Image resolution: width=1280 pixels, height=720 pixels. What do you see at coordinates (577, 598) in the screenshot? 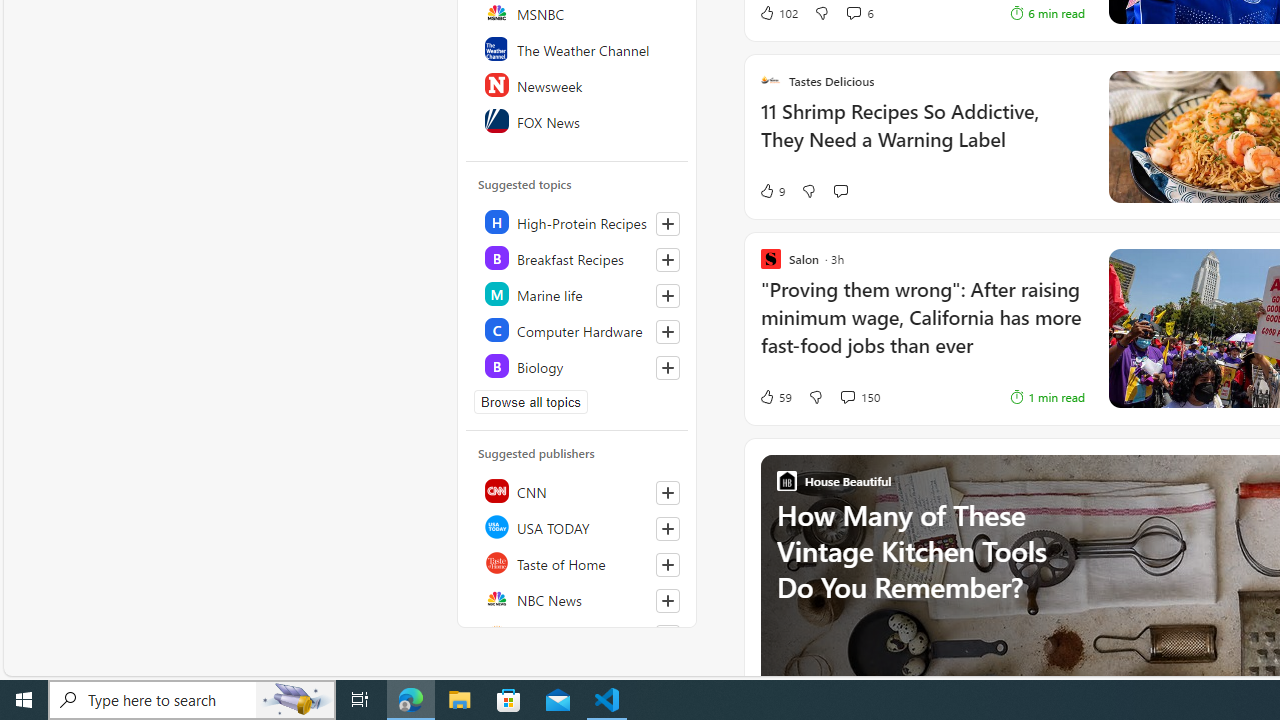
I see `'NBC News'` at bounding box center [577, 598].